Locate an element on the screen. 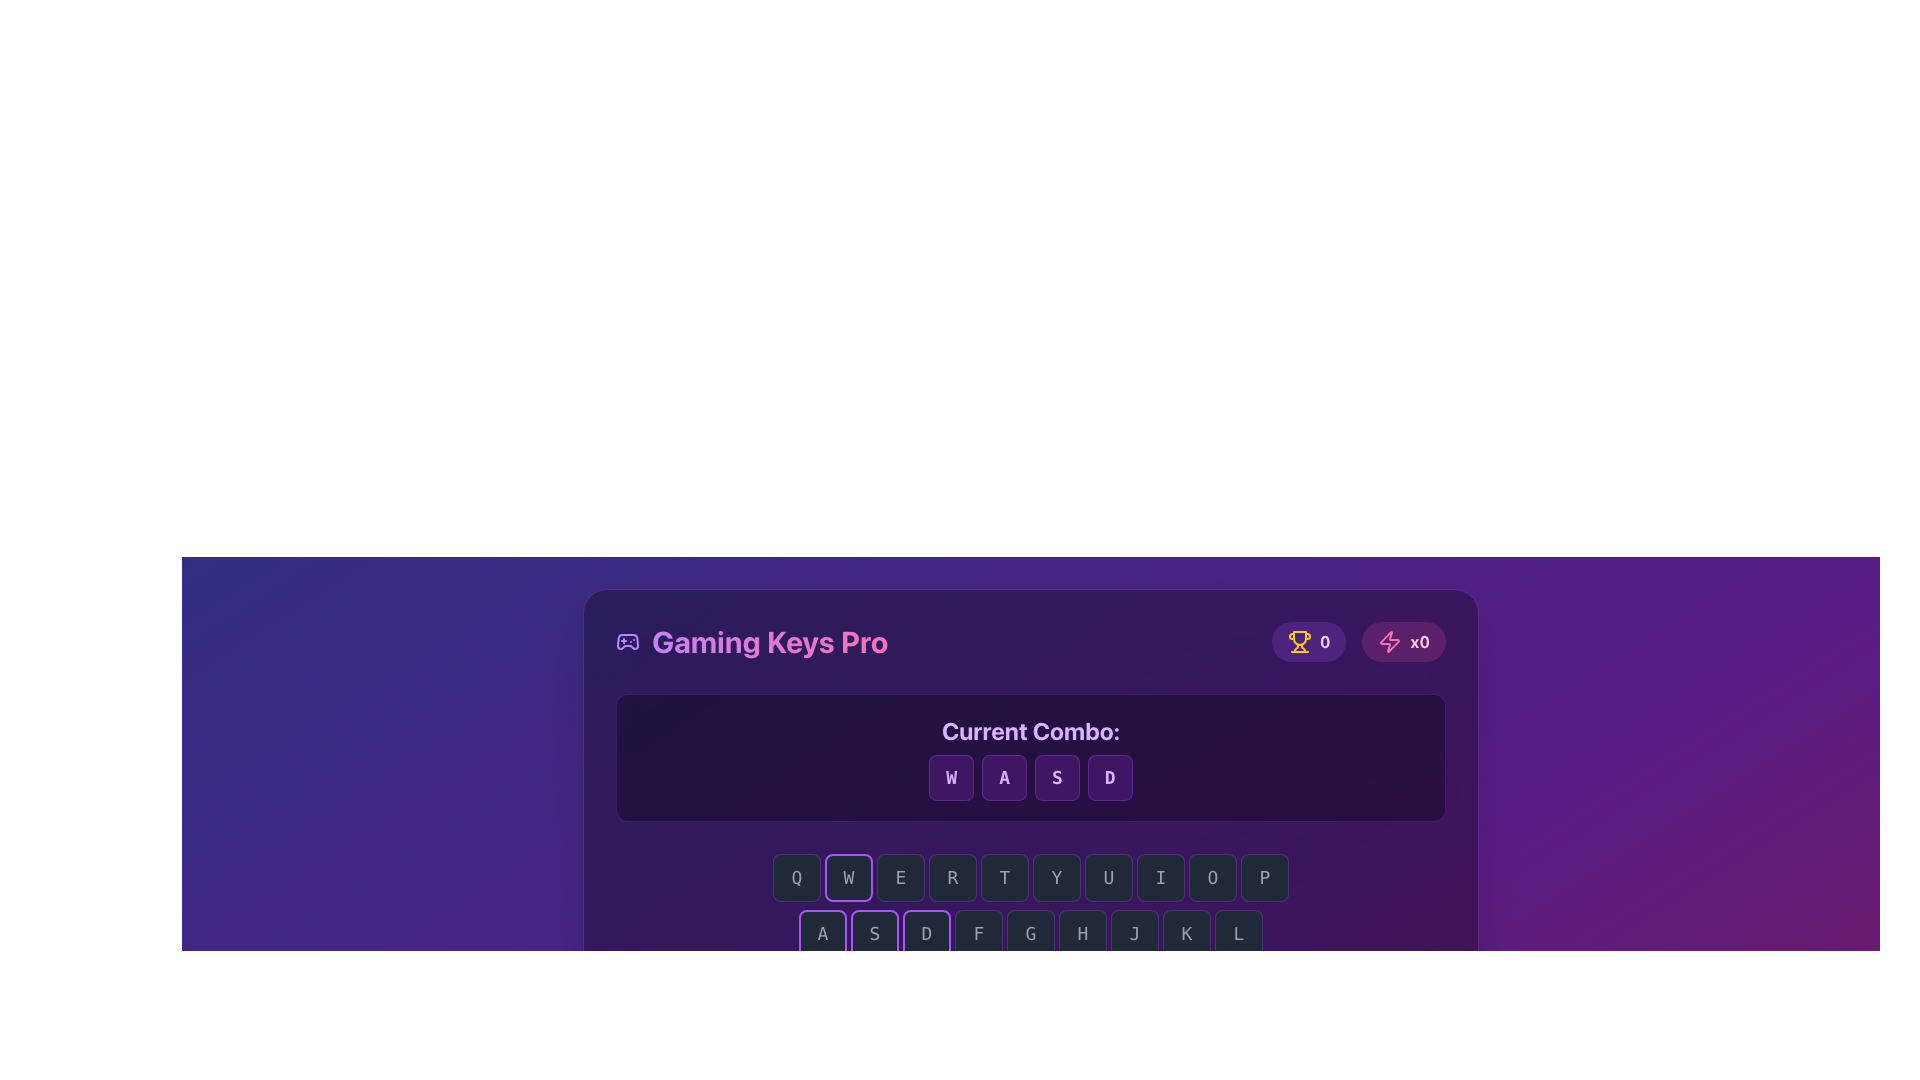  the lightning bolt icon located in the top-right corner of the interface is located at coordinates (1389, 641).